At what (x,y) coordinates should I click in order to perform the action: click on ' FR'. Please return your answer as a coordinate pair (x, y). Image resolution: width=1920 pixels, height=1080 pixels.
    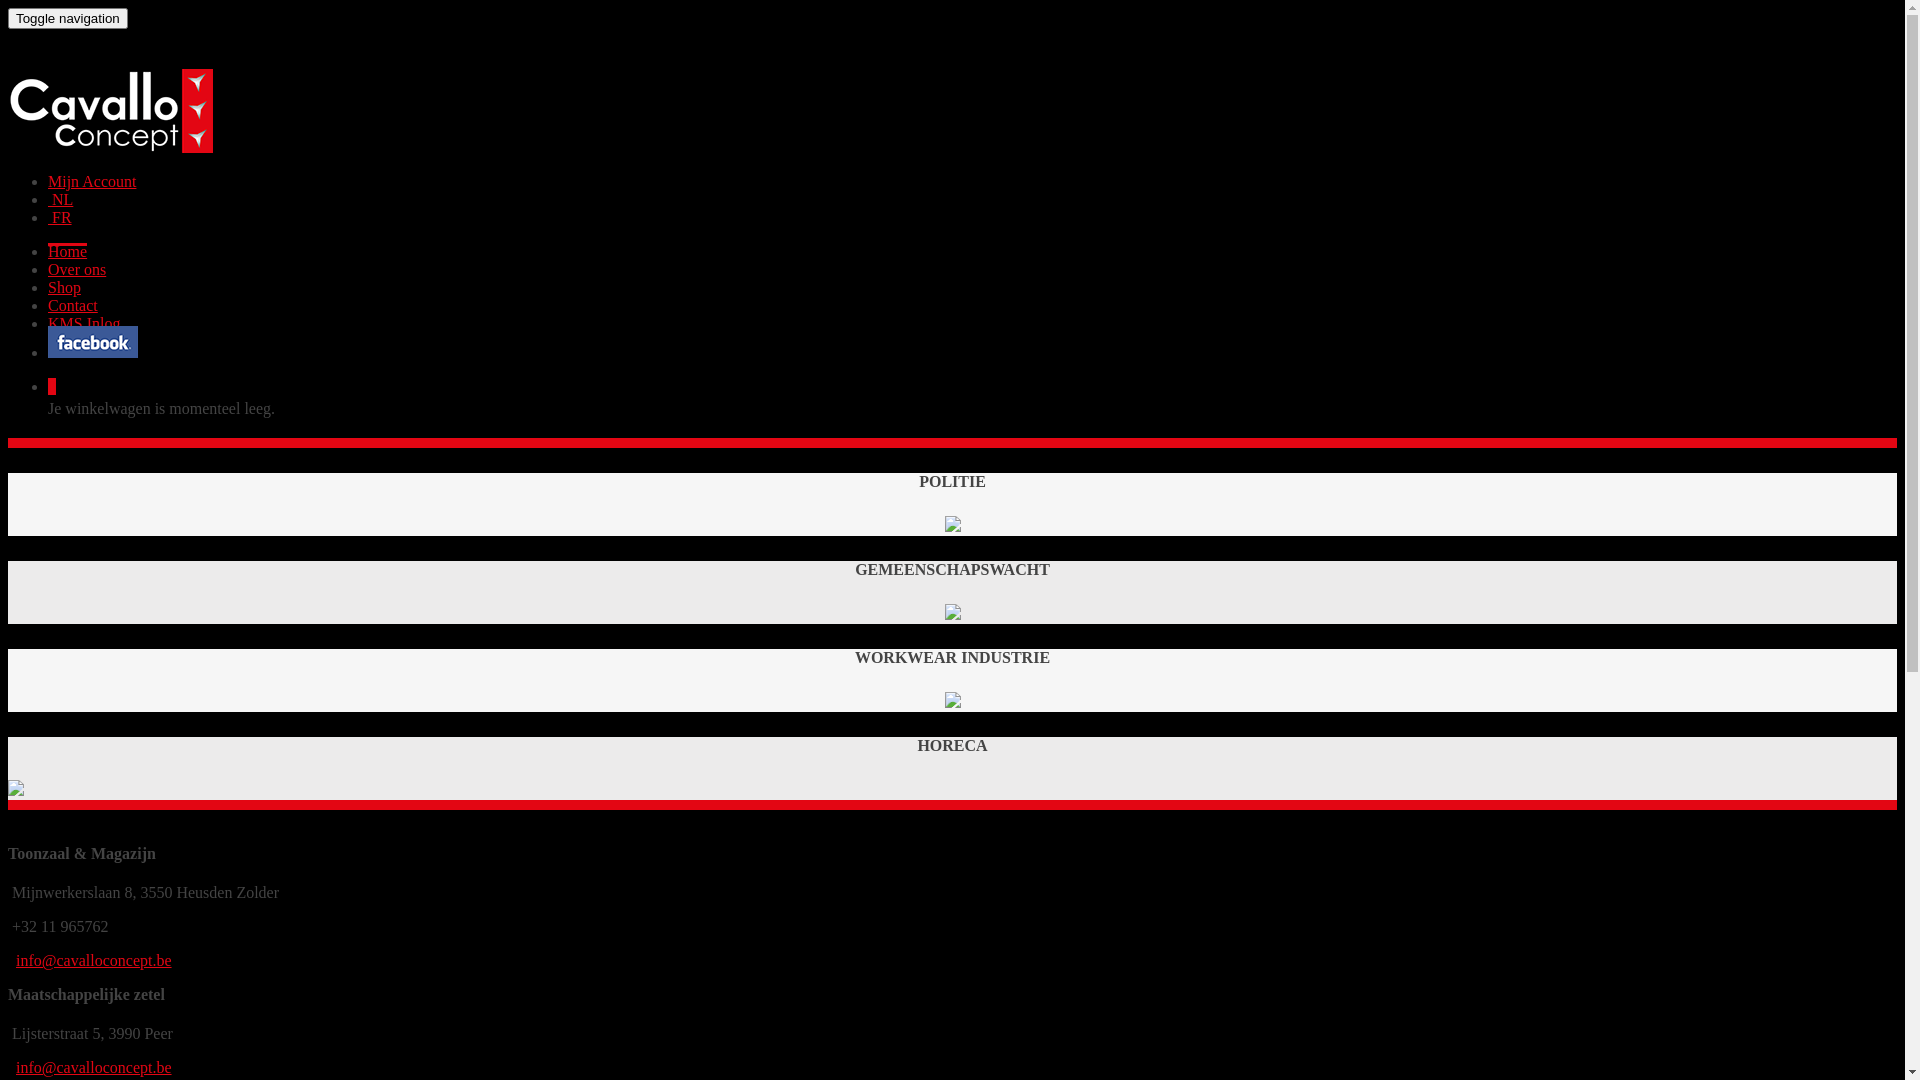
    Looking at the image, I should click on (59, 217).